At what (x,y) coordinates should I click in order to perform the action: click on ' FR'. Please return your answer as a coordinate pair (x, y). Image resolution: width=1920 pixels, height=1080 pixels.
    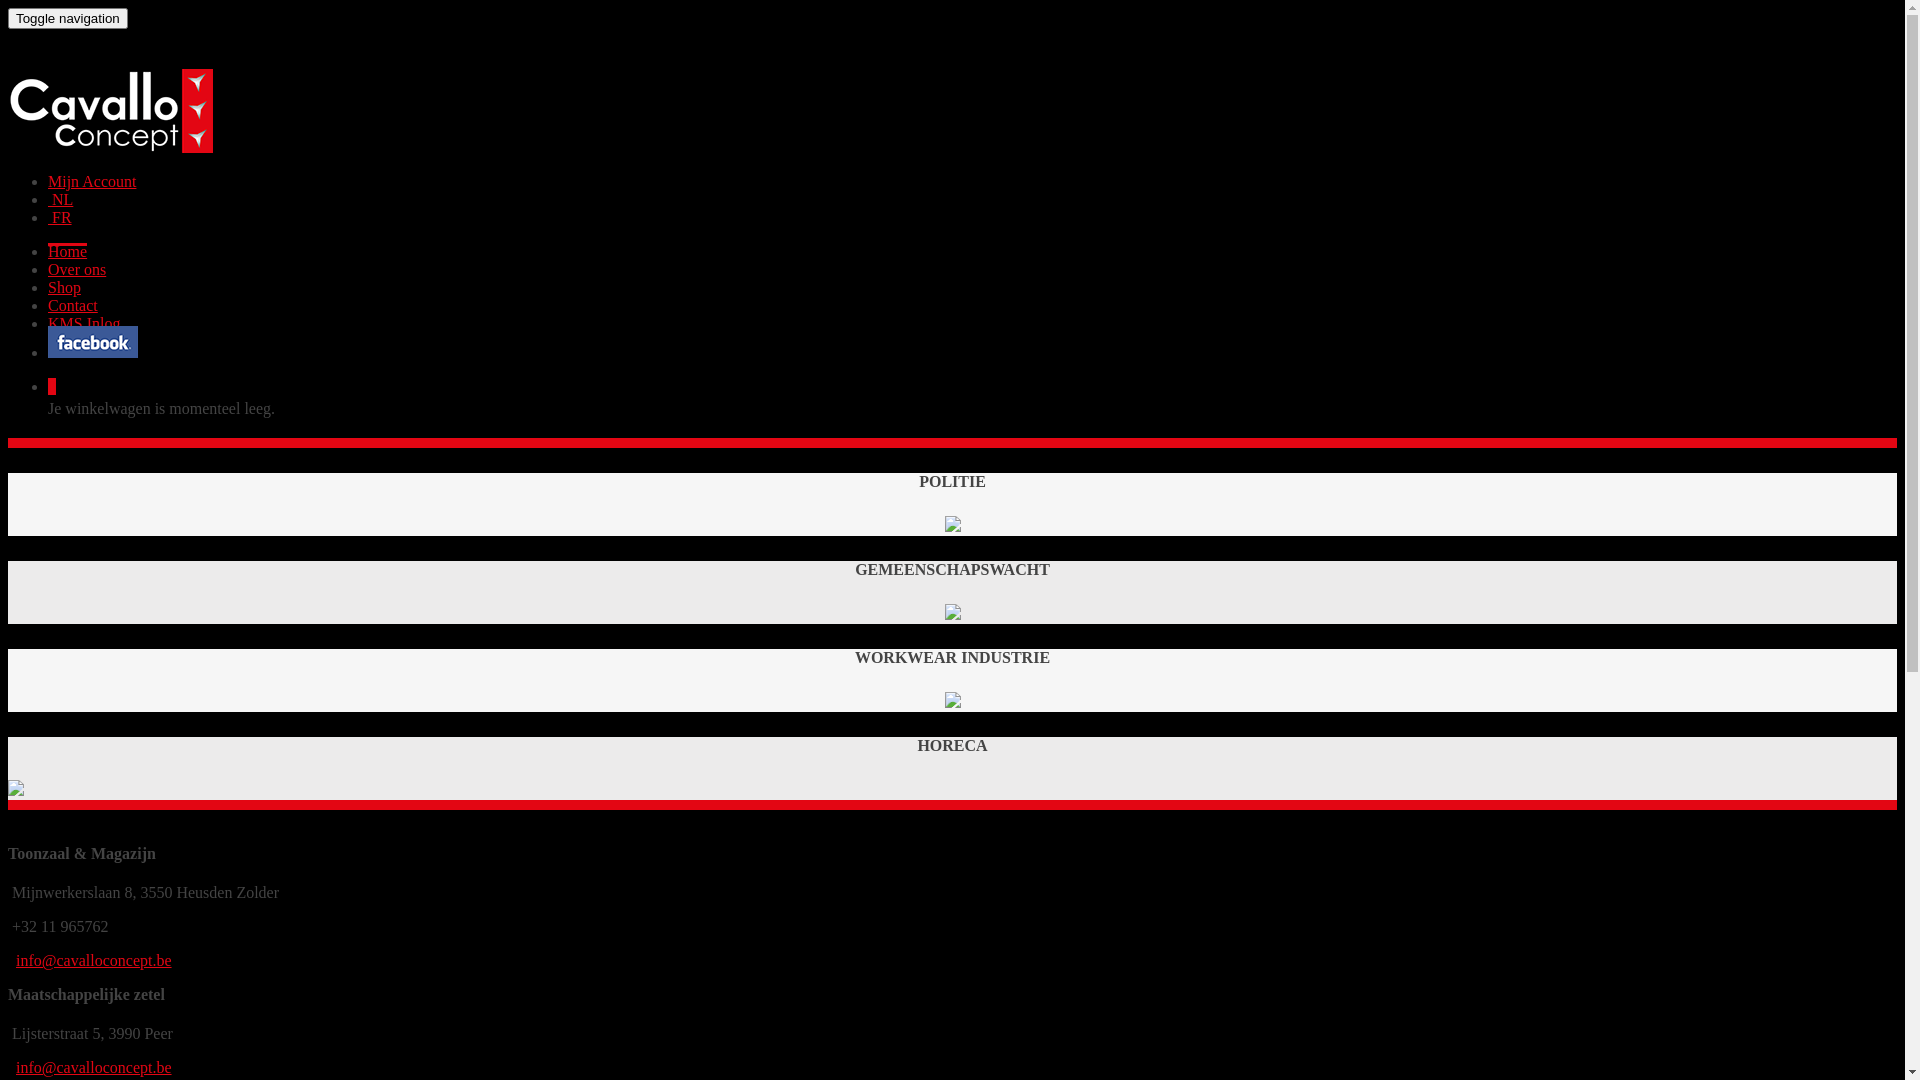
    Looking at the image, I should click on (59, 217).